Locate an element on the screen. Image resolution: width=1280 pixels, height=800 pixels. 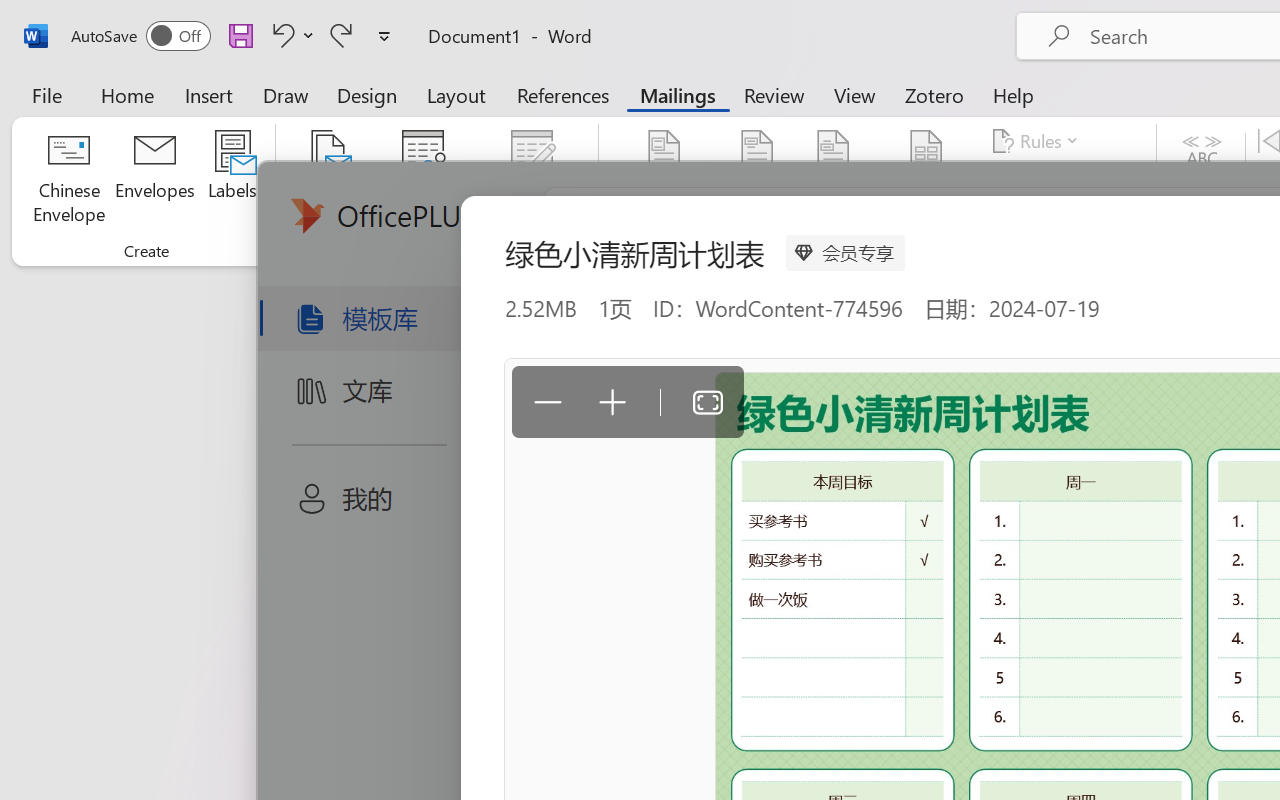
'Redo Apply Quick Style' is located at coordinates (341, 34).